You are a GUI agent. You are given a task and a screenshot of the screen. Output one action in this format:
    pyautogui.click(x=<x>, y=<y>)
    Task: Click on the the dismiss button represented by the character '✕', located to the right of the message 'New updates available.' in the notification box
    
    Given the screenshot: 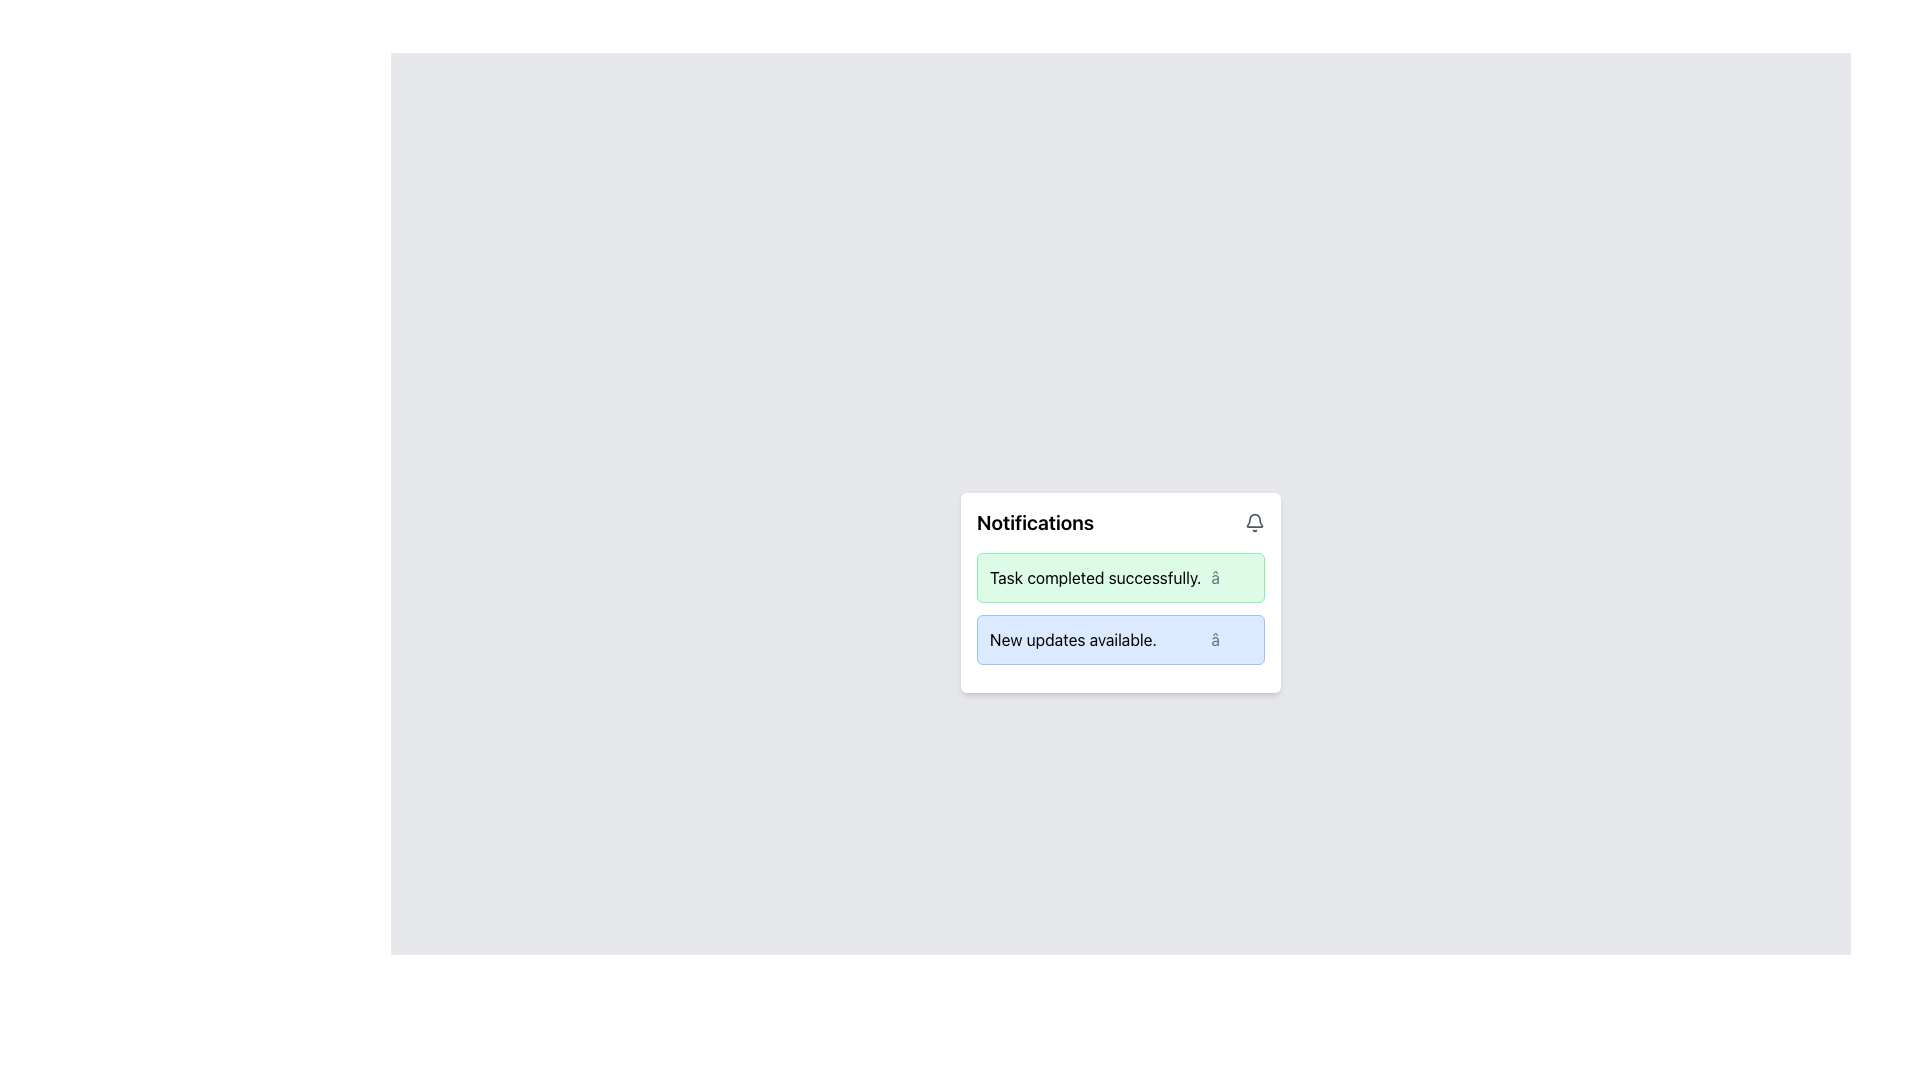 What is the action you would take?
    pyautogui.click(x=1230, y=640)
    